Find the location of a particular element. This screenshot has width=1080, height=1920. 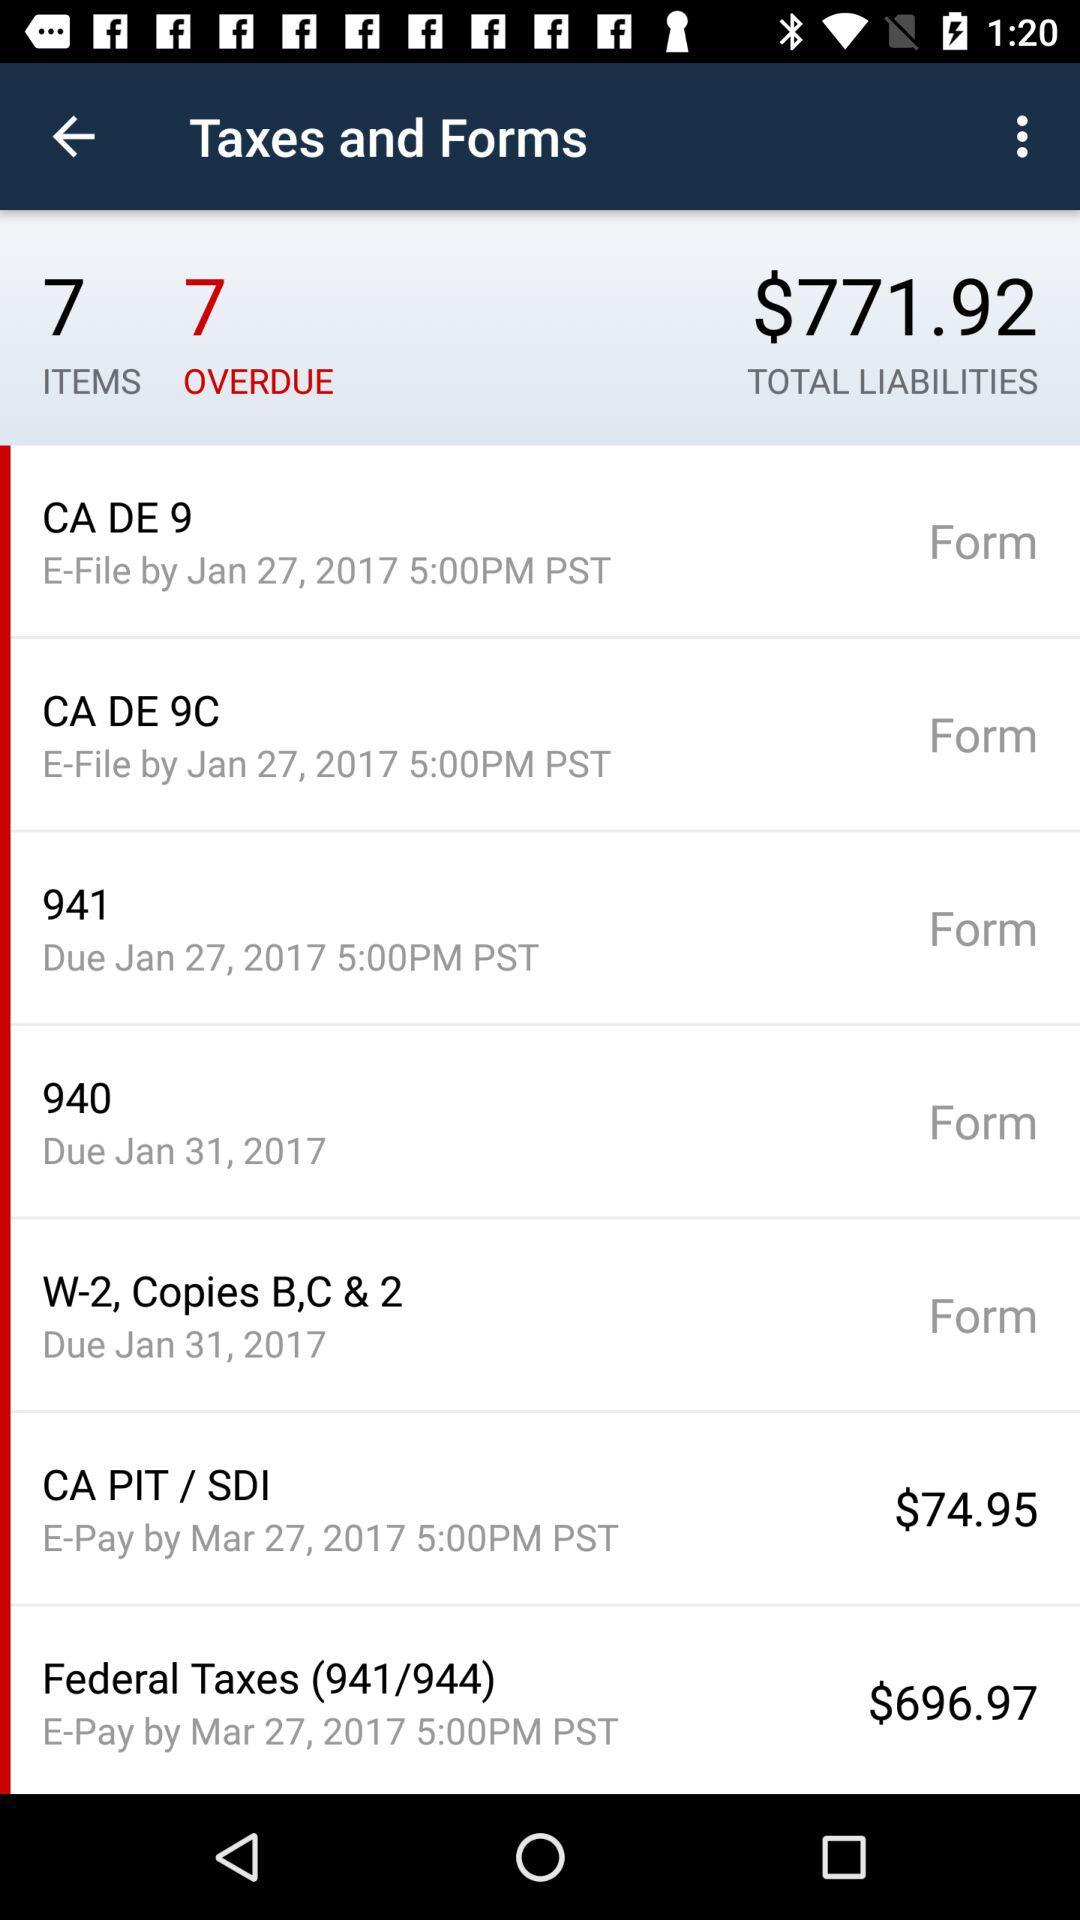

the three vertical dots on the top right corner of the web page is located at coordinates (1027, 136).